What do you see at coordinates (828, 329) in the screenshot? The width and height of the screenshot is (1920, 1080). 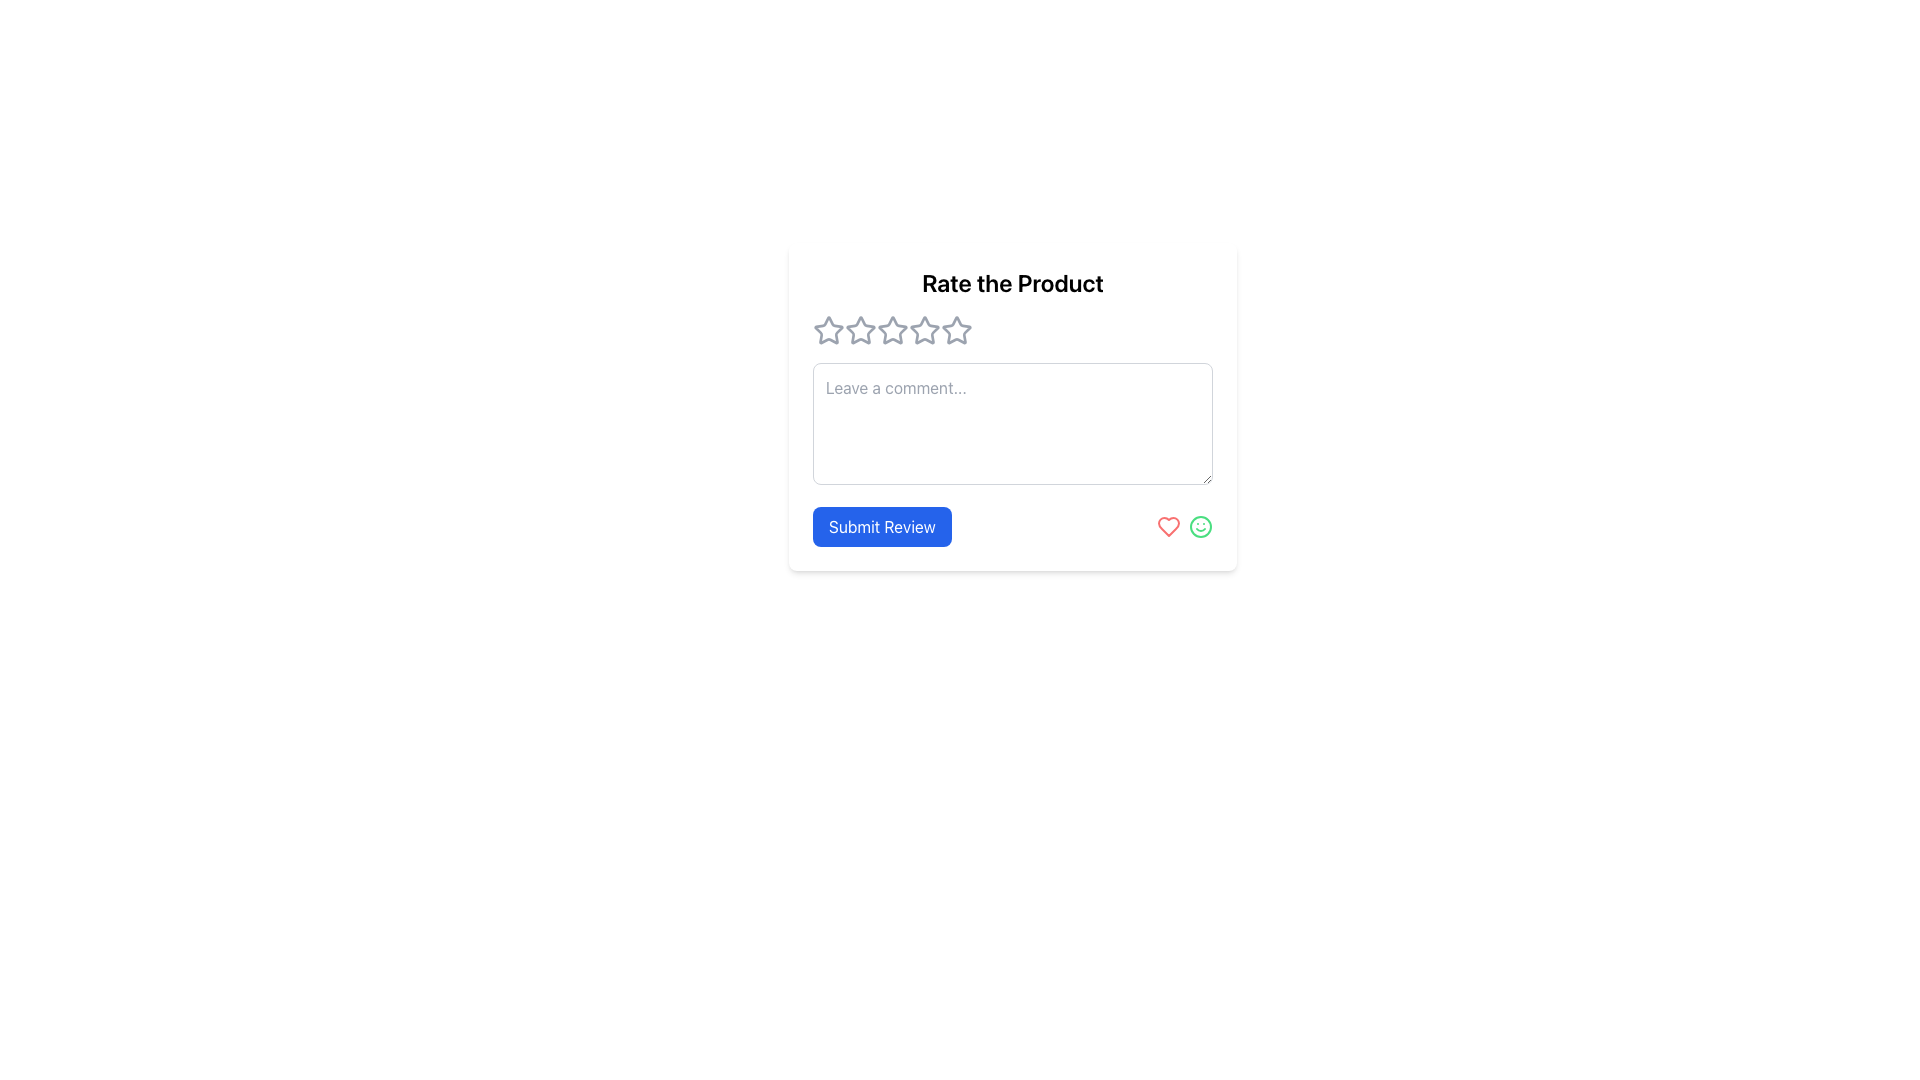 I see `the first star icon in the 5-star rating system` at bounding box center [828, 329].